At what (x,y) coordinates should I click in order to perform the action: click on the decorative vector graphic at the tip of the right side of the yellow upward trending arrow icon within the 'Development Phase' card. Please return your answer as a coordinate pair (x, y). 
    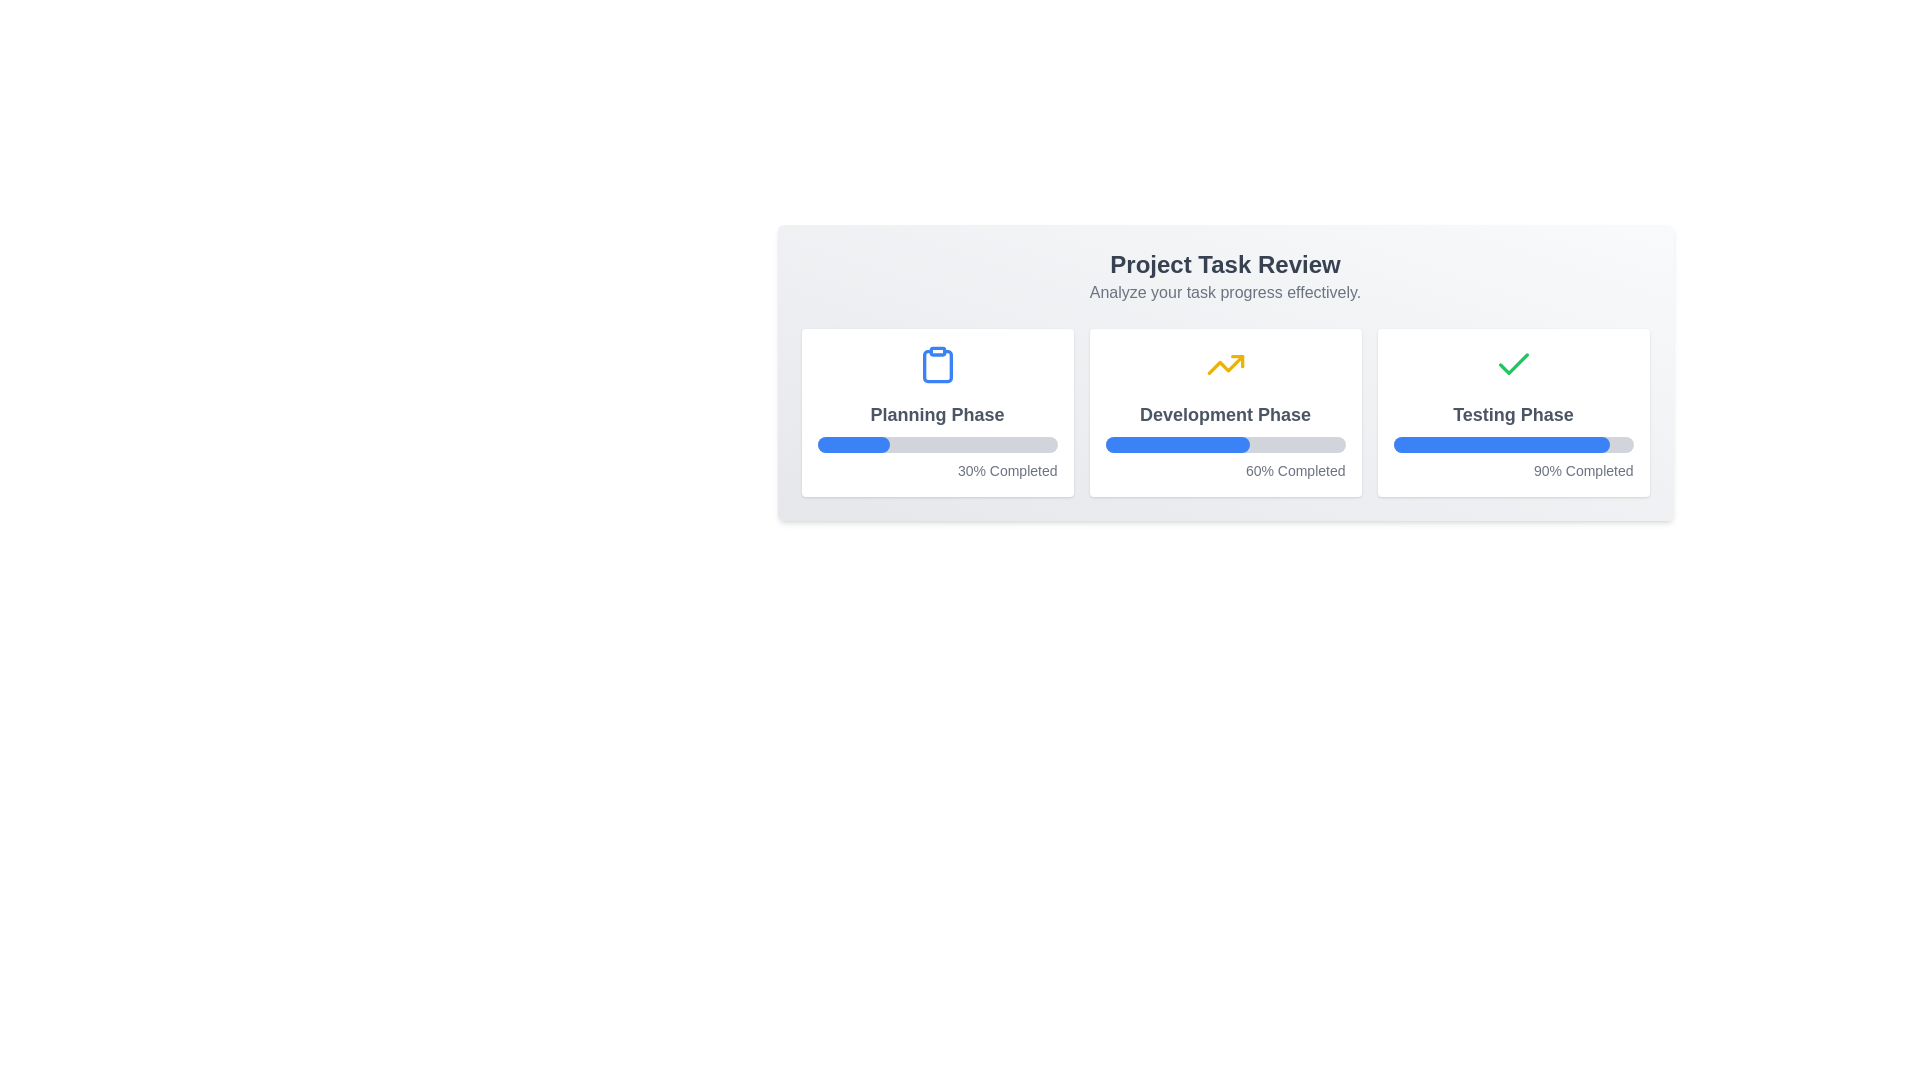
    Looking at the image, I should click on (1236, 361).